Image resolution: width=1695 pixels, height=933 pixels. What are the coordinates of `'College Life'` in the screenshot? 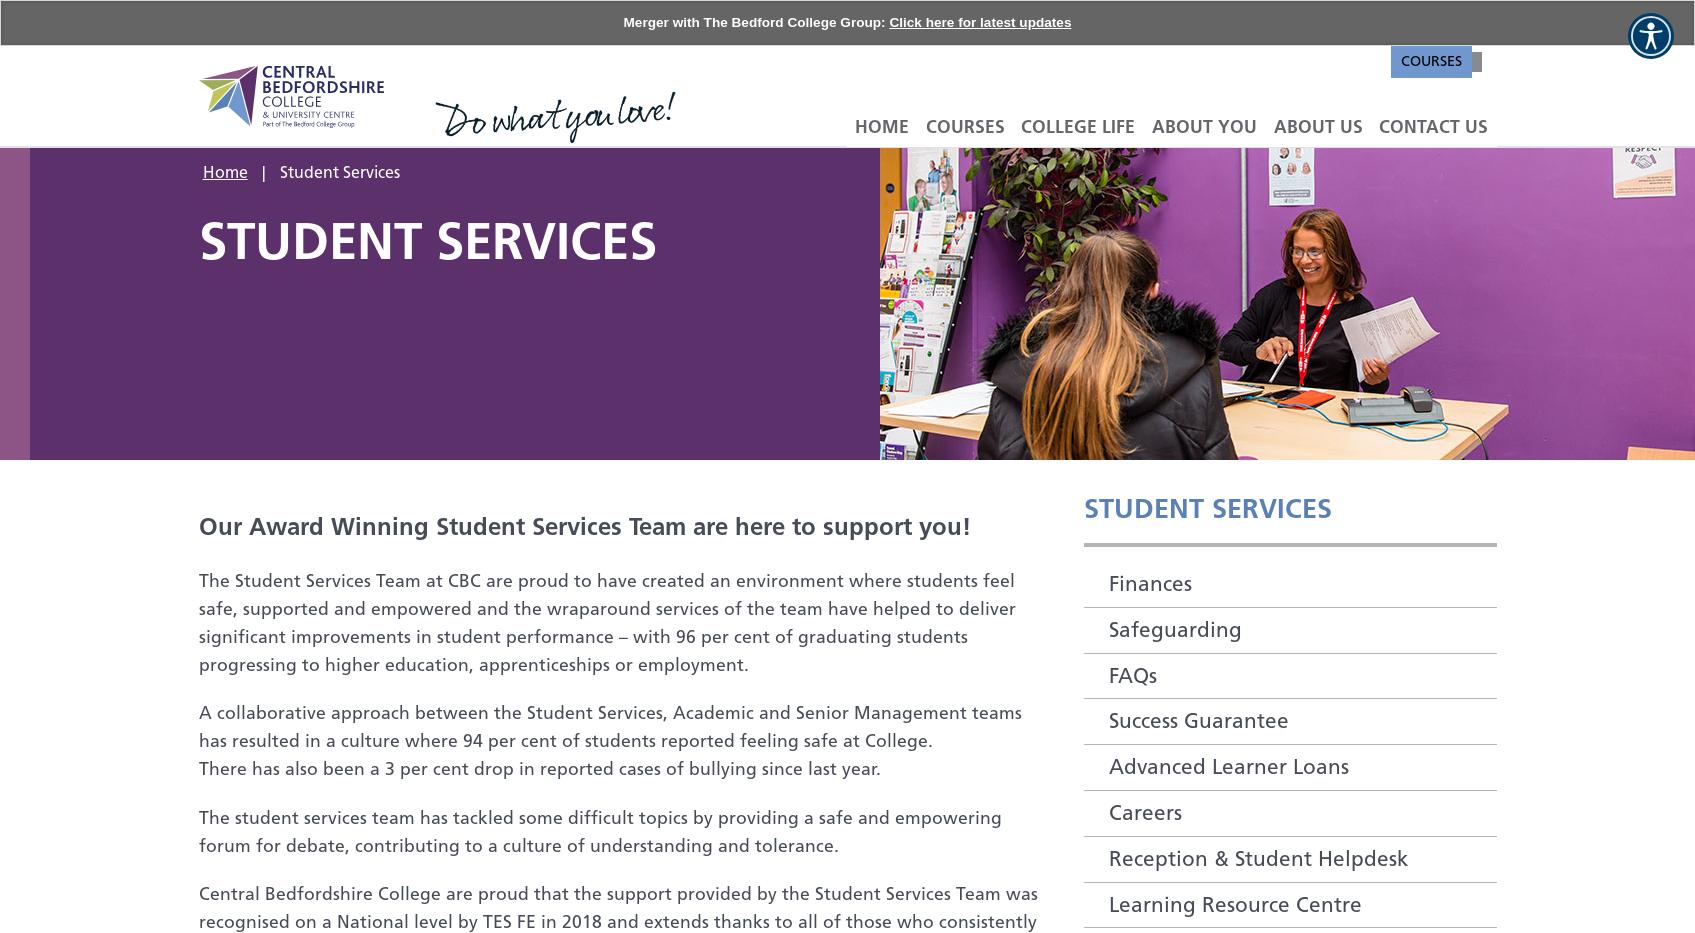 It's located at (1078, 125).